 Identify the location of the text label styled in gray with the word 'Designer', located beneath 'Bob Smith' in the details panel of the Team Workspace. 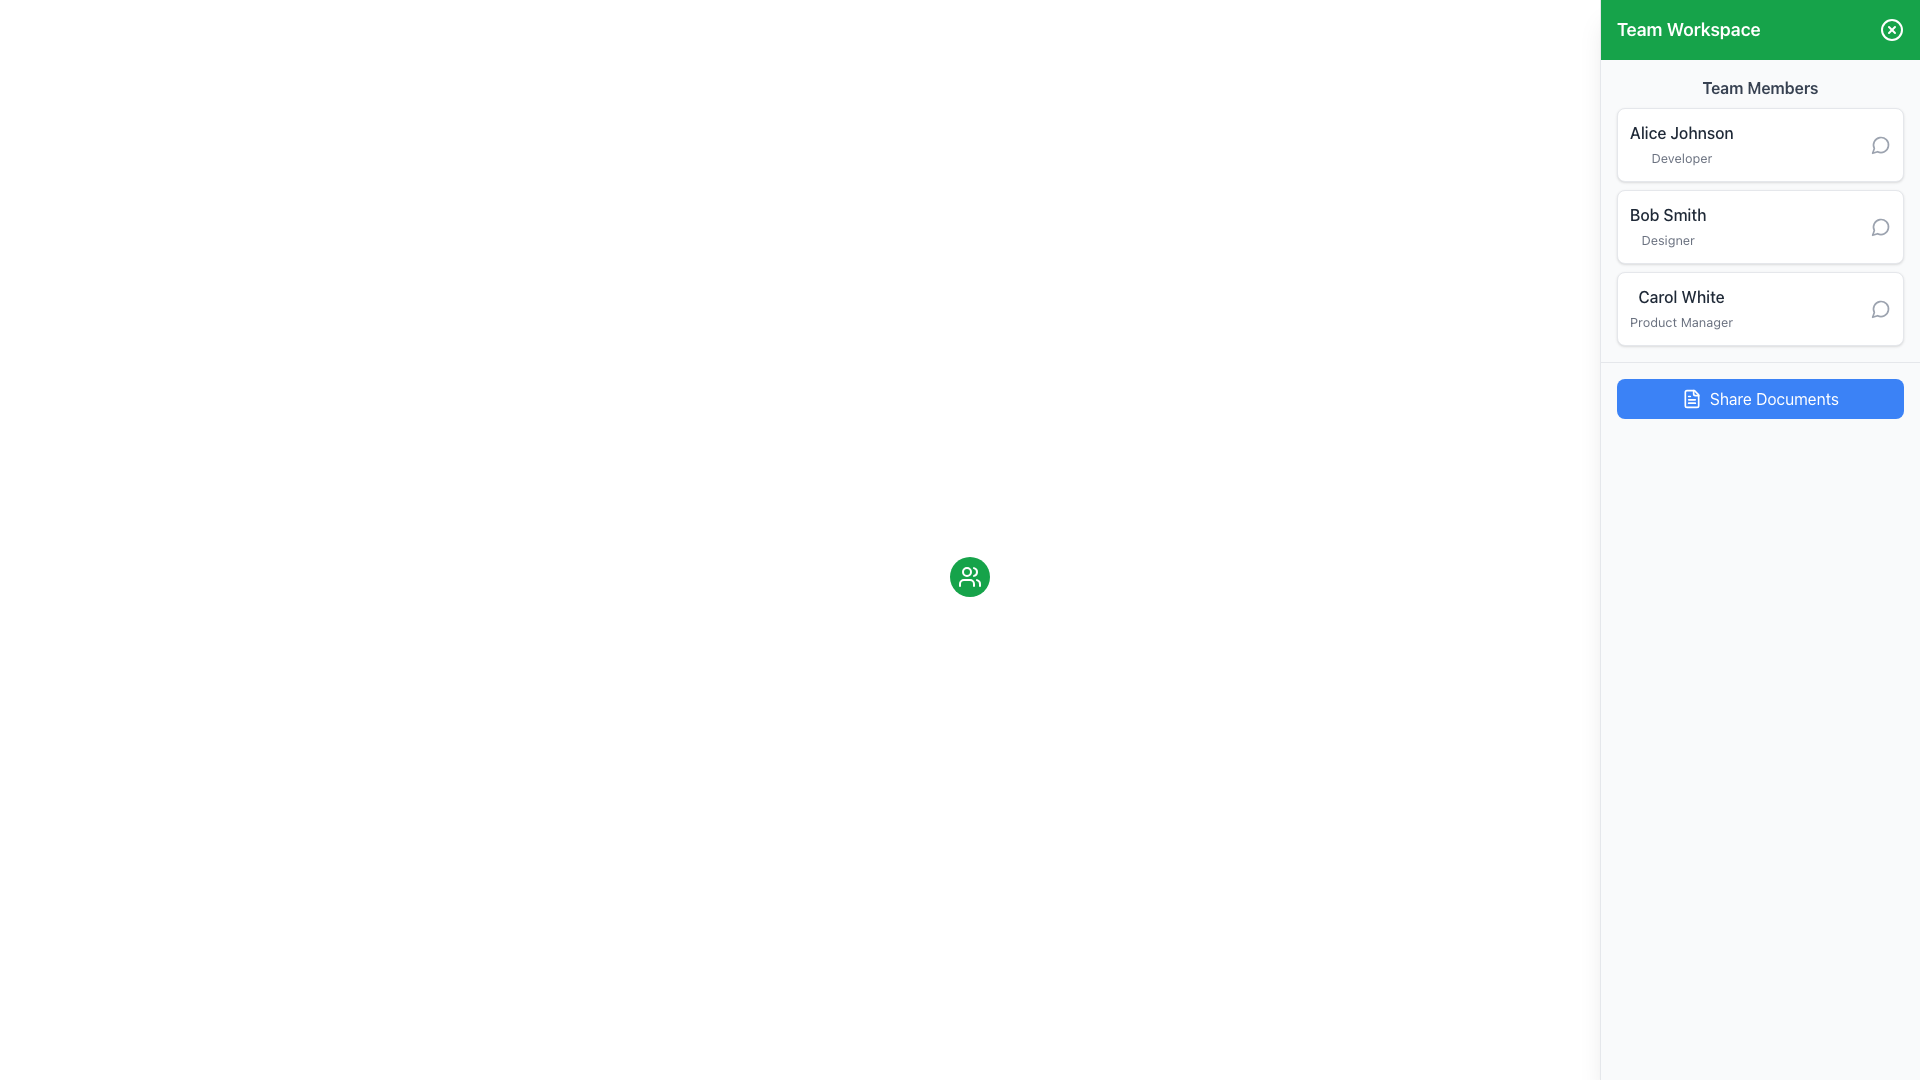
(1668, 239).